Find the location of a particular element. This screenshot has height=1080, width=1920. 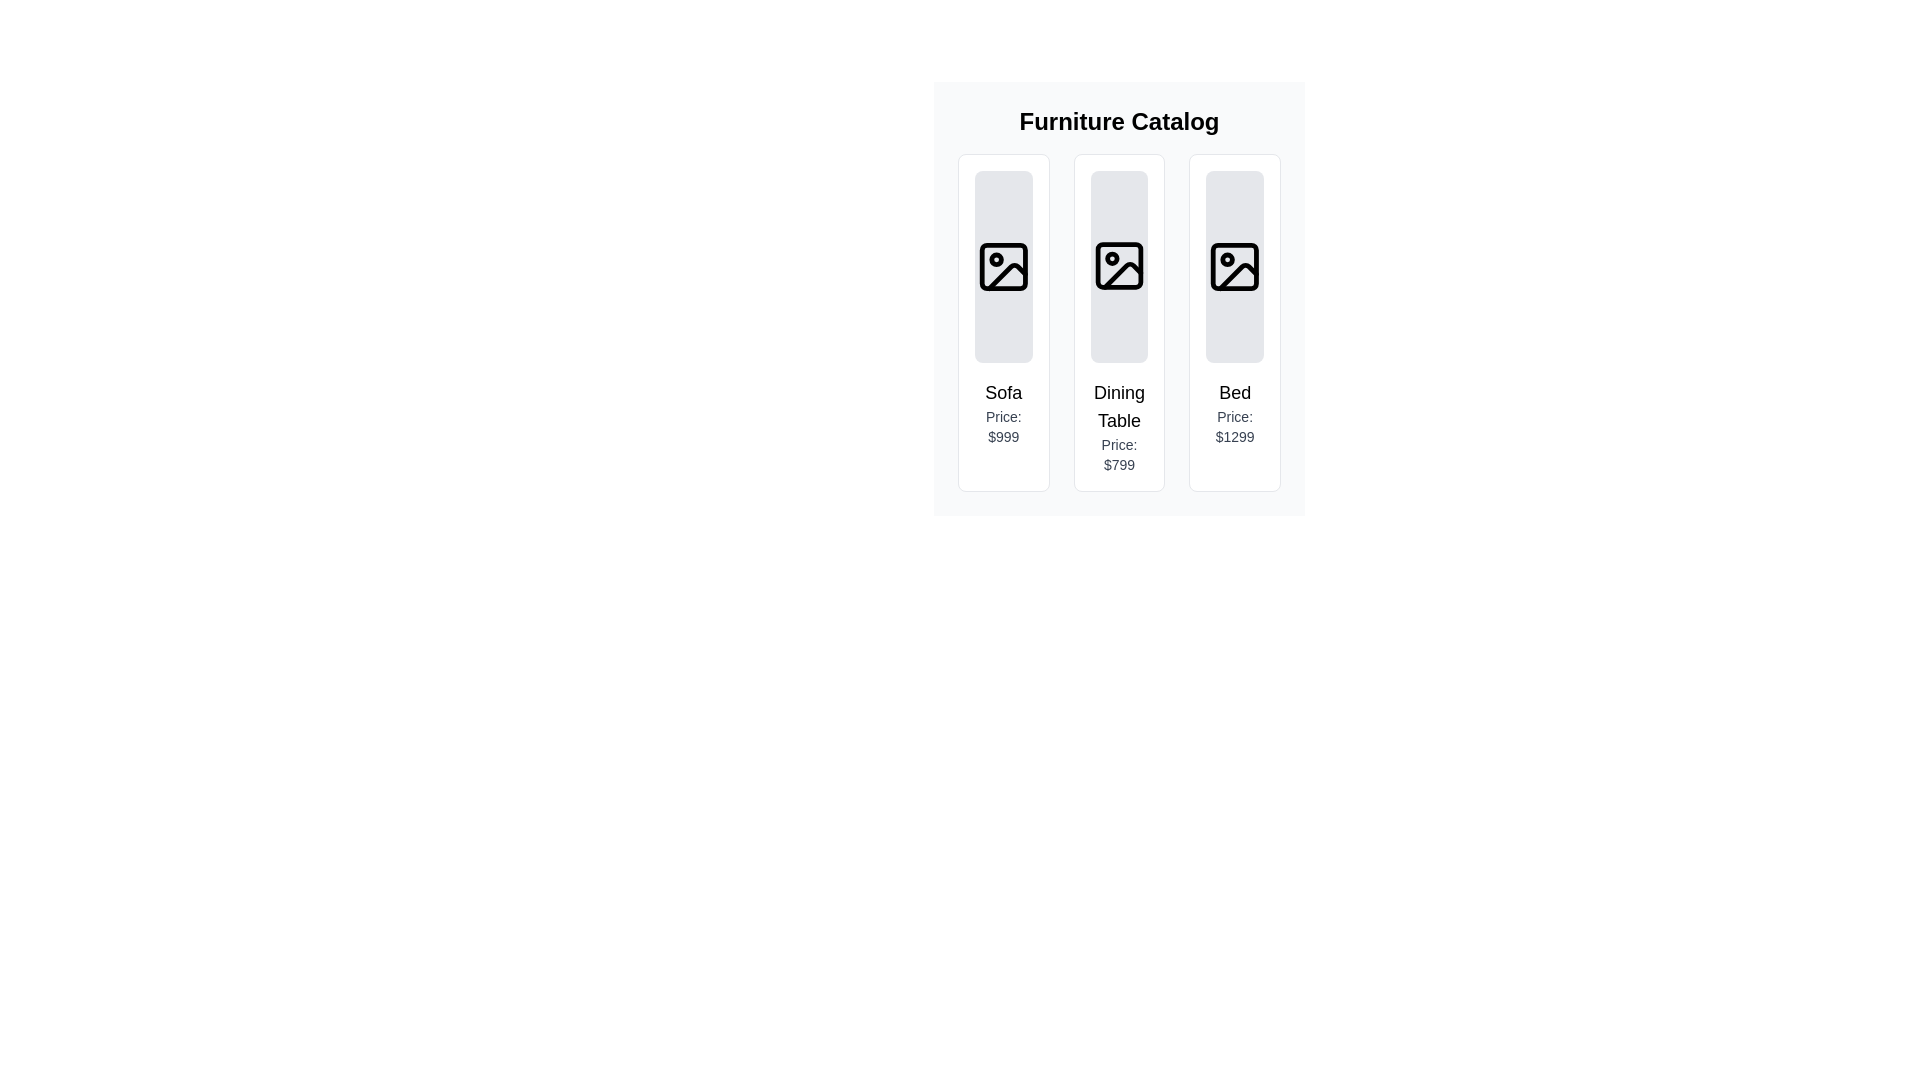

the decorative background of the image placeholder icon located in the second column under the title 'Dining Table' is located at coordinates (1118, 265).